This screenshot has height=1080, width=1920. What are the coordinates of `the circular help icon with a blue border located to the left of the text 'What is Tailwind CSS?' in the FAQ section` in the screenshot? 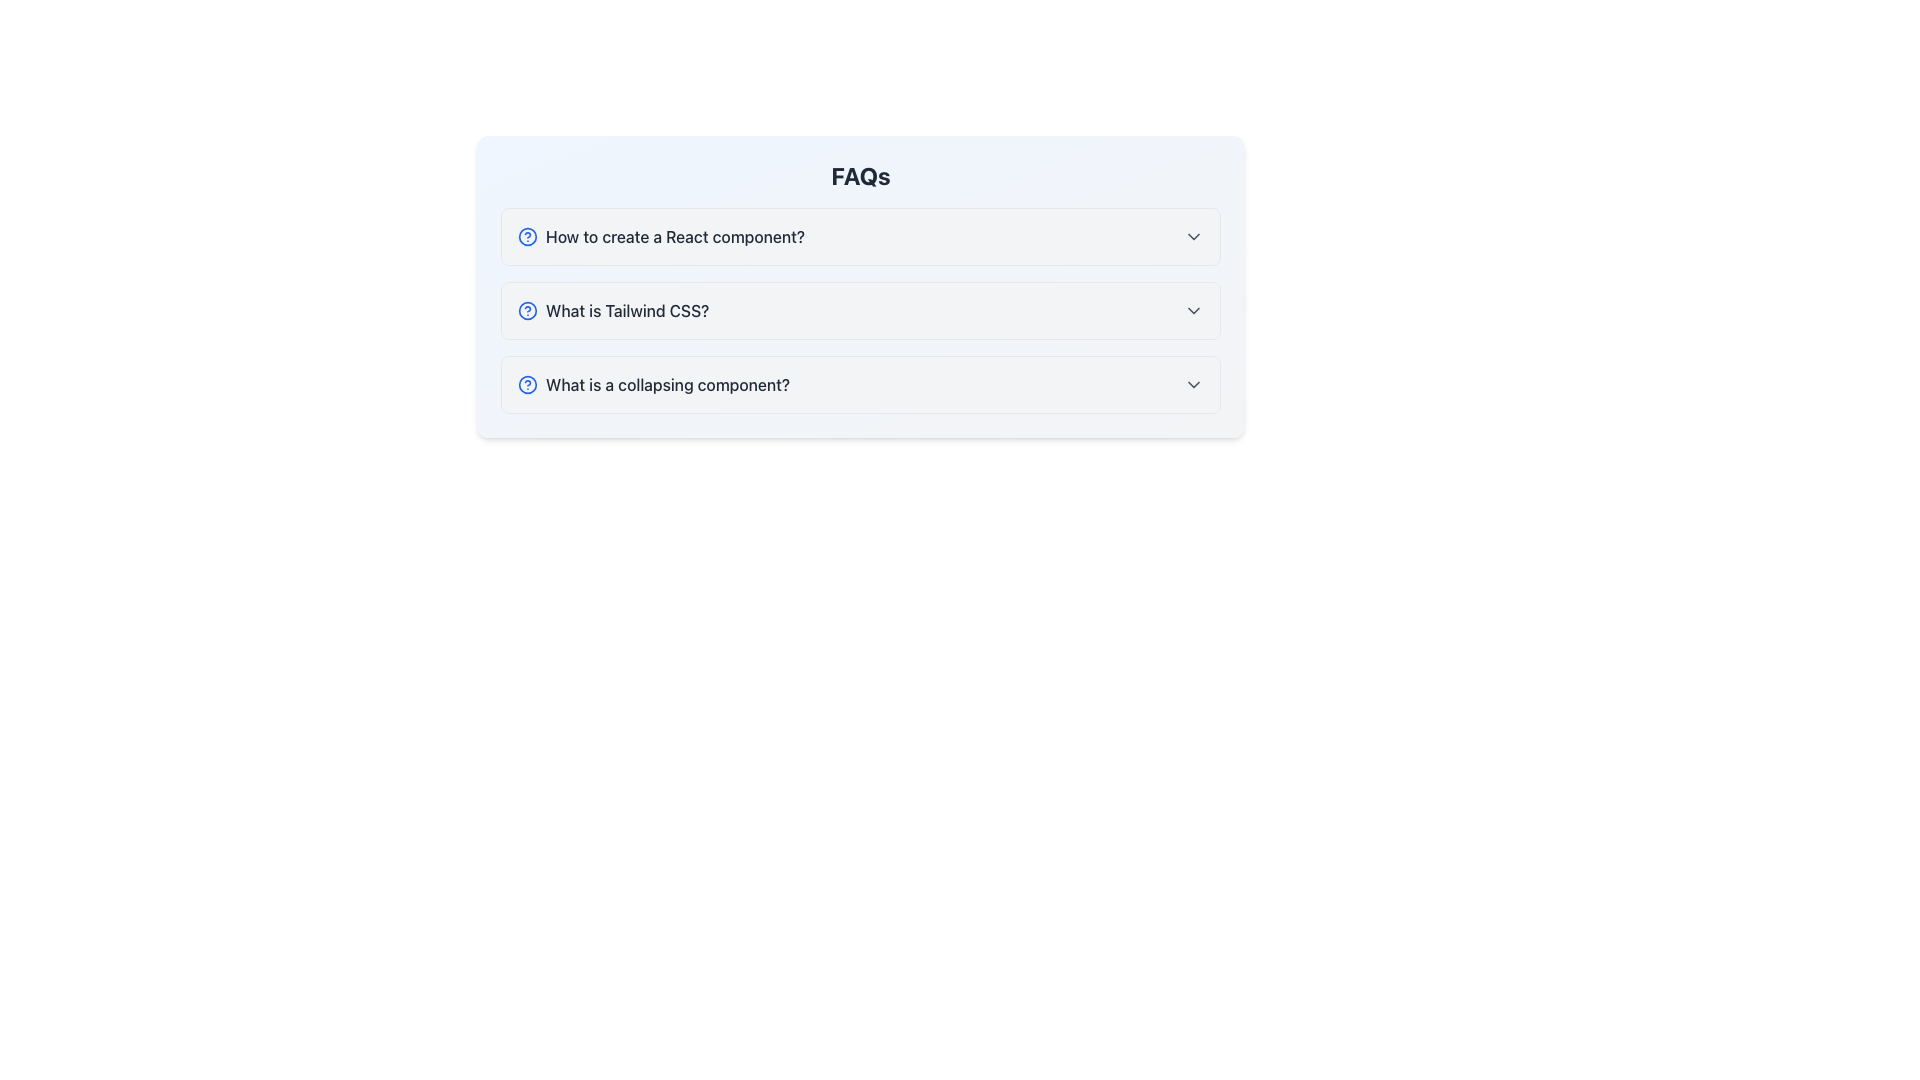 It's located at (528, 311).